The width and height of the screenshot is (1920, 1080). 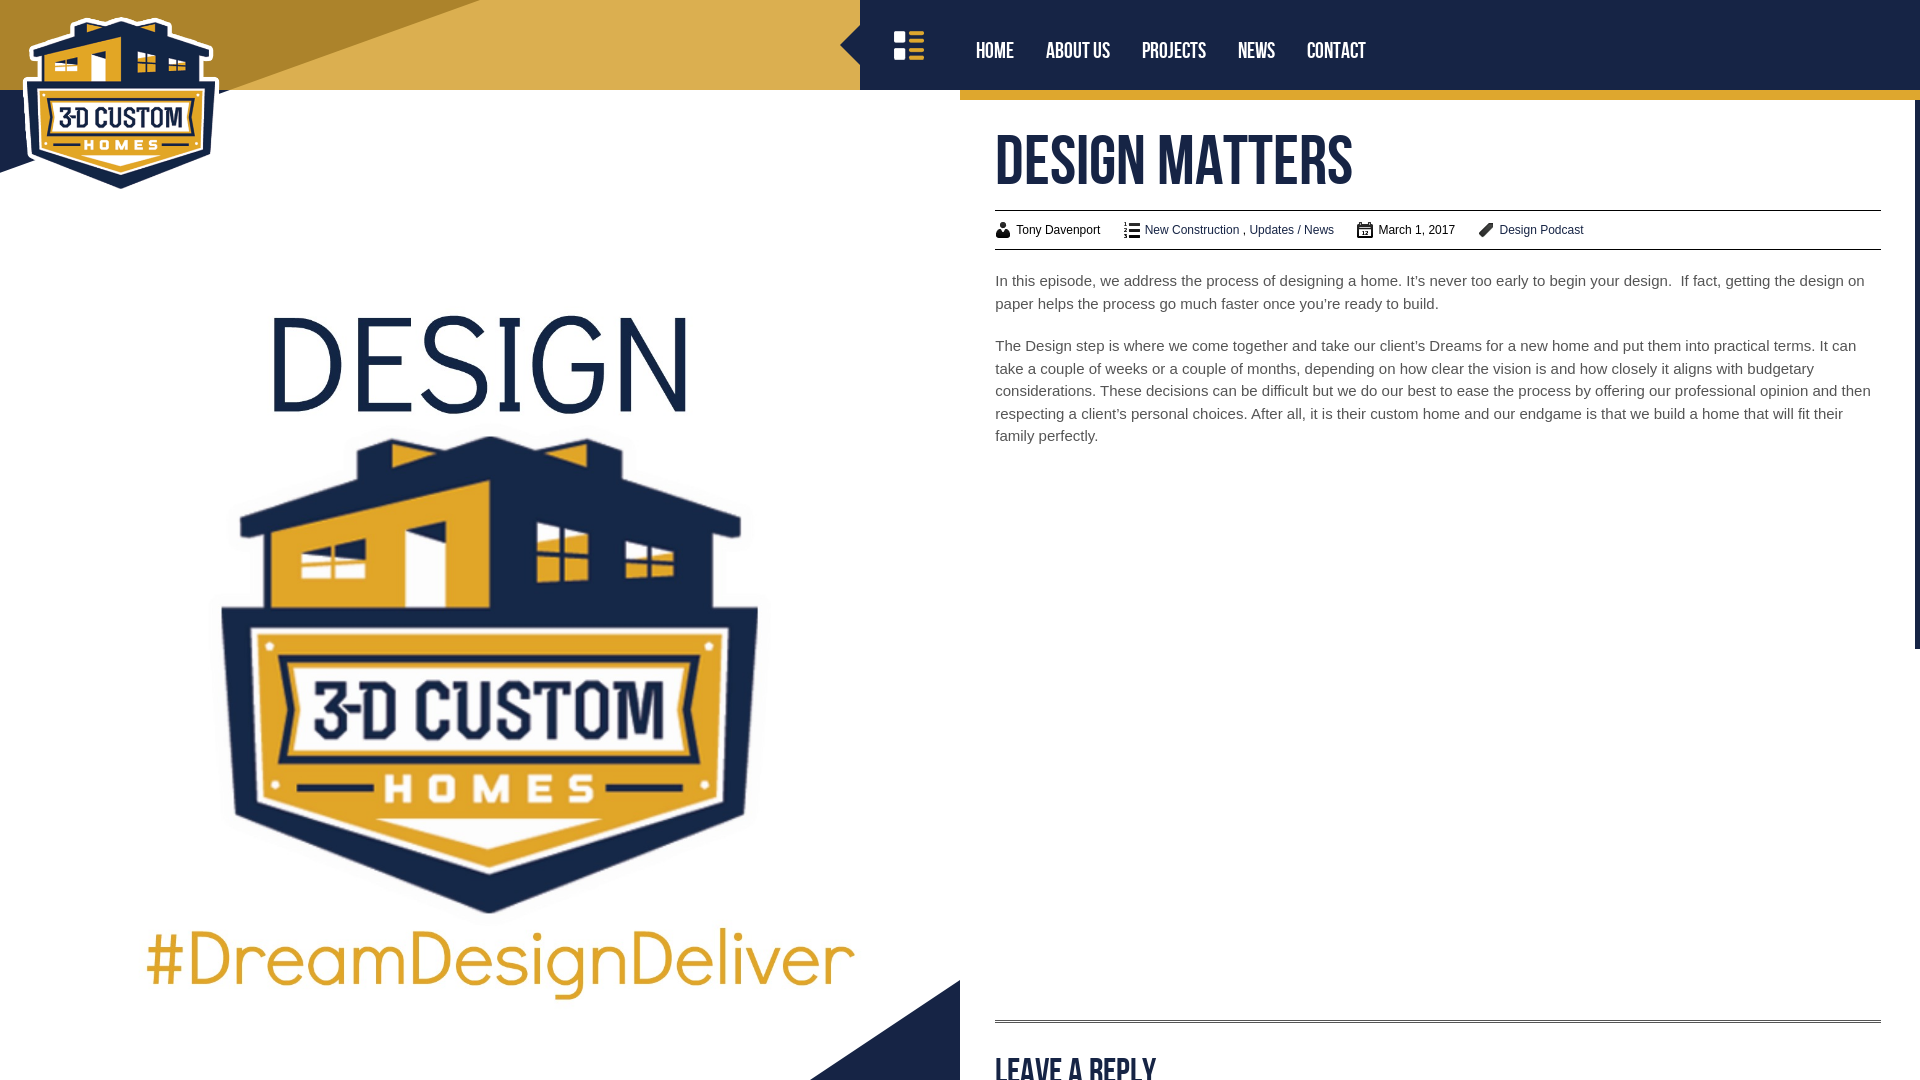 I want to click on 'Updates / News', so click(x=1291, y=229).